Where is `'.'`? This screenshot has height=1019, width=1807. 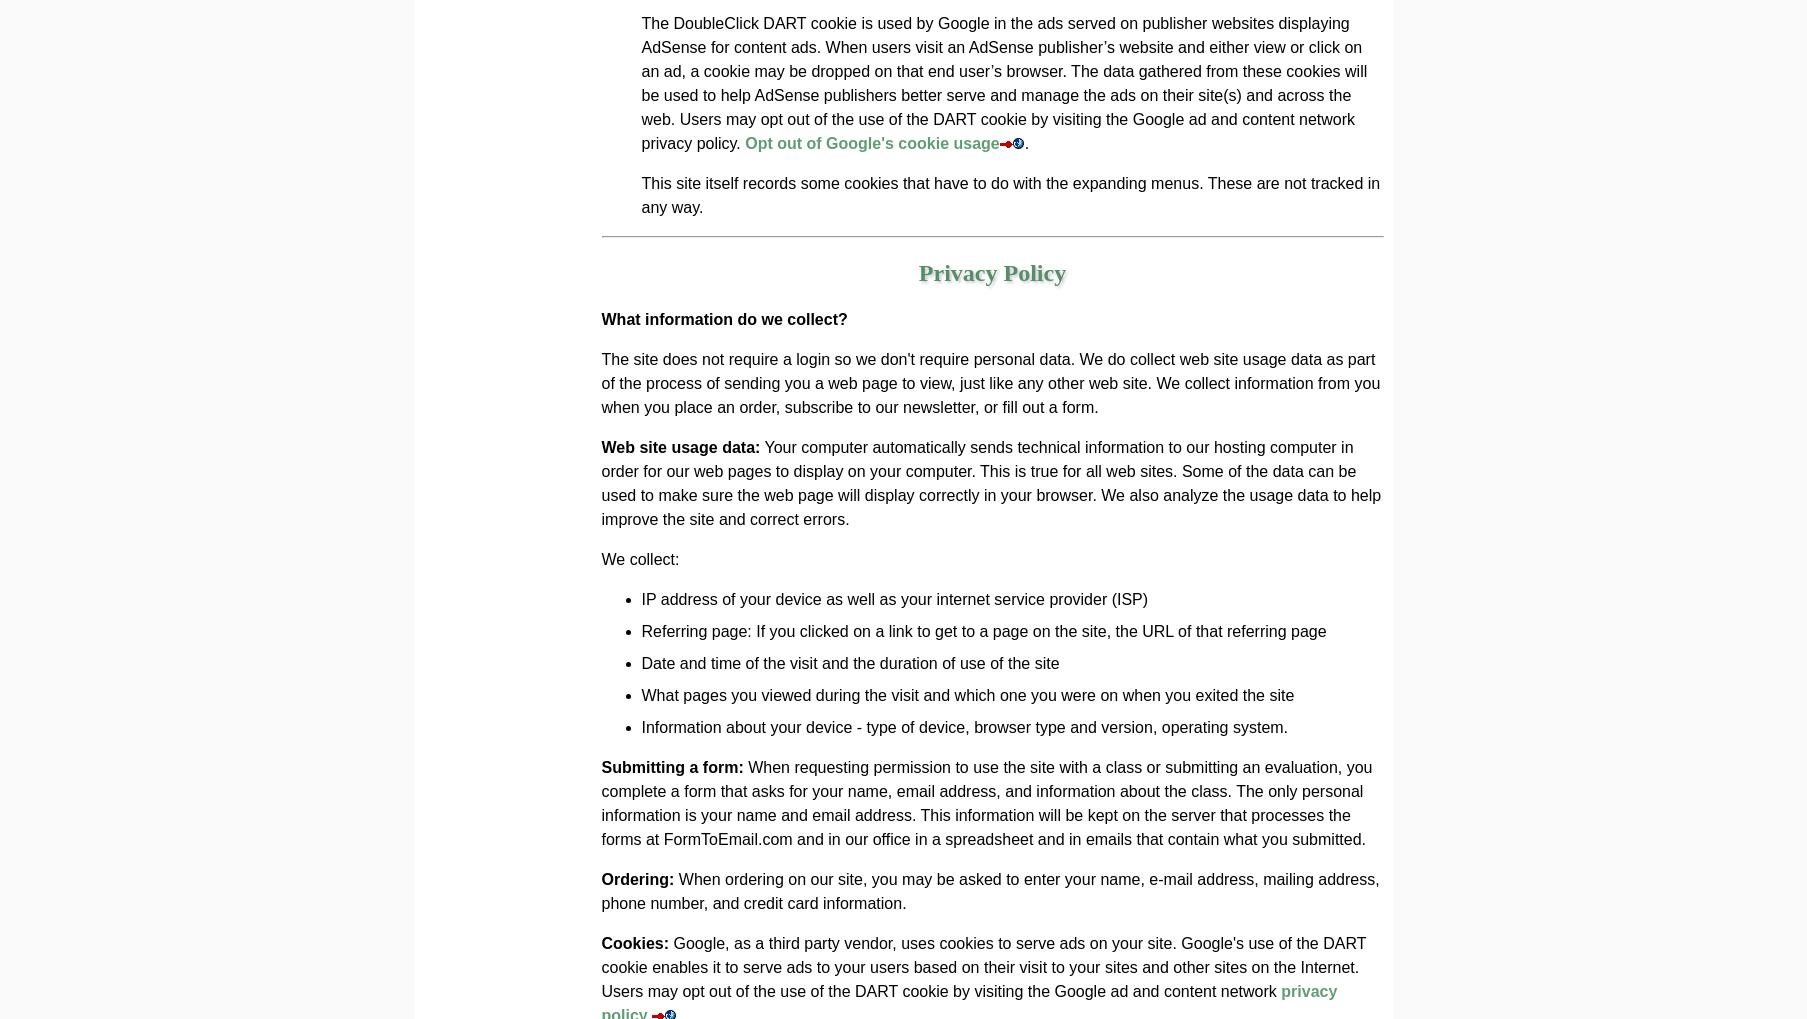
'.' is located at coordinates (1026, 143).